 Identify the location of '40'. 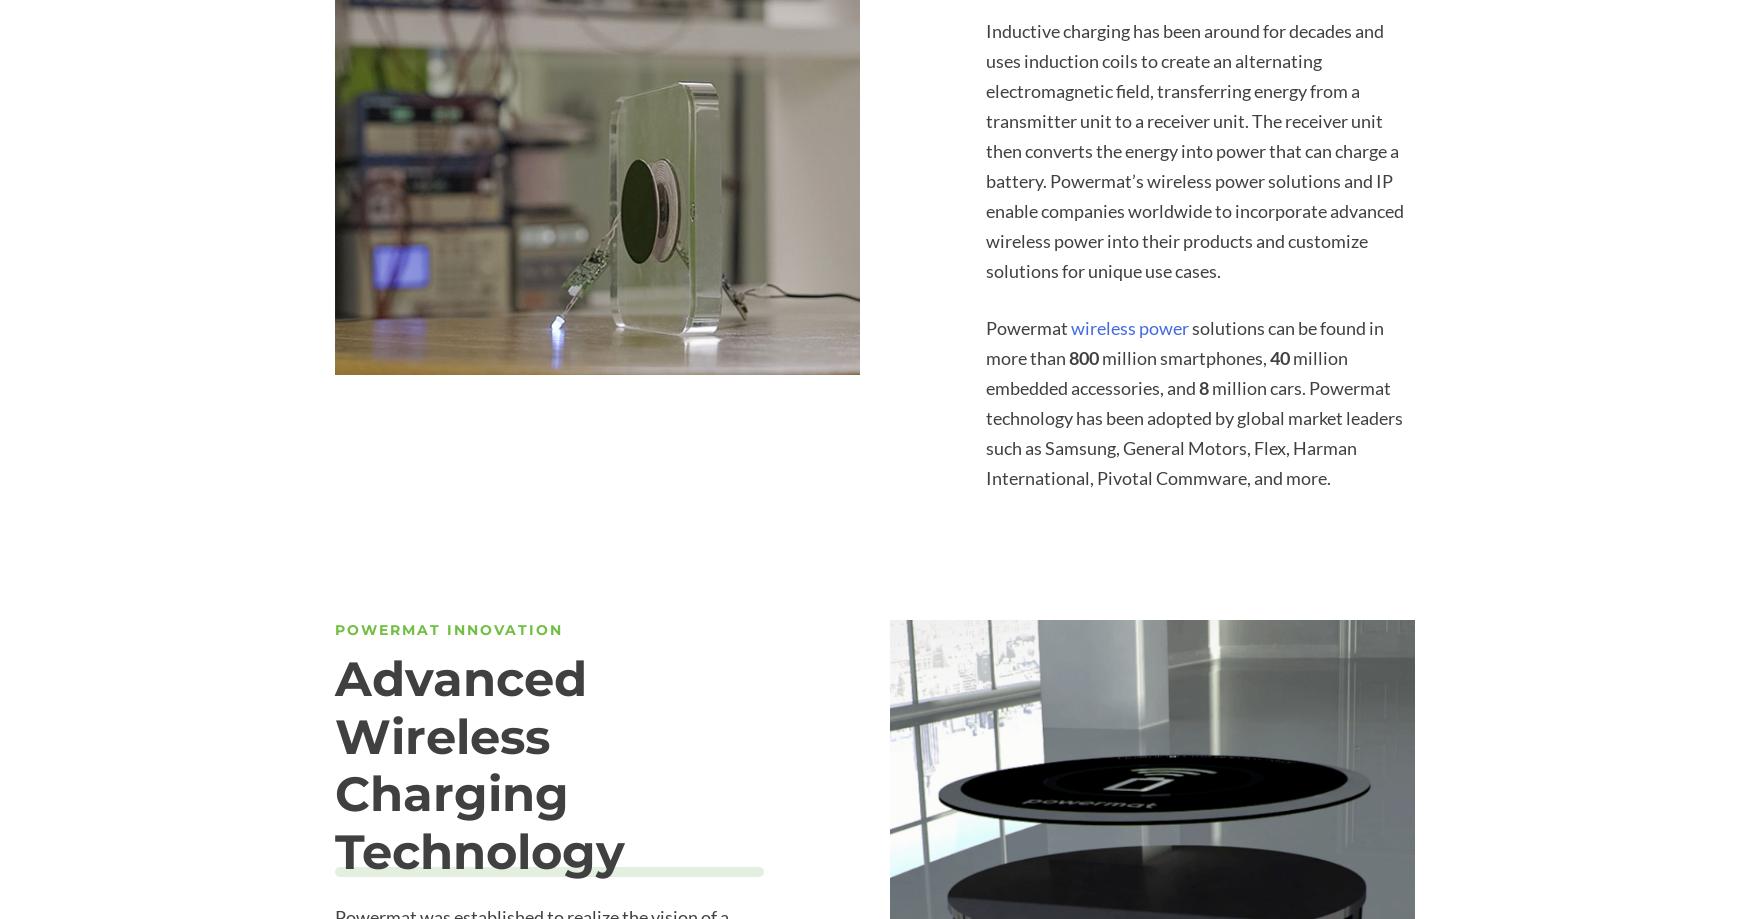
(1278, 357).